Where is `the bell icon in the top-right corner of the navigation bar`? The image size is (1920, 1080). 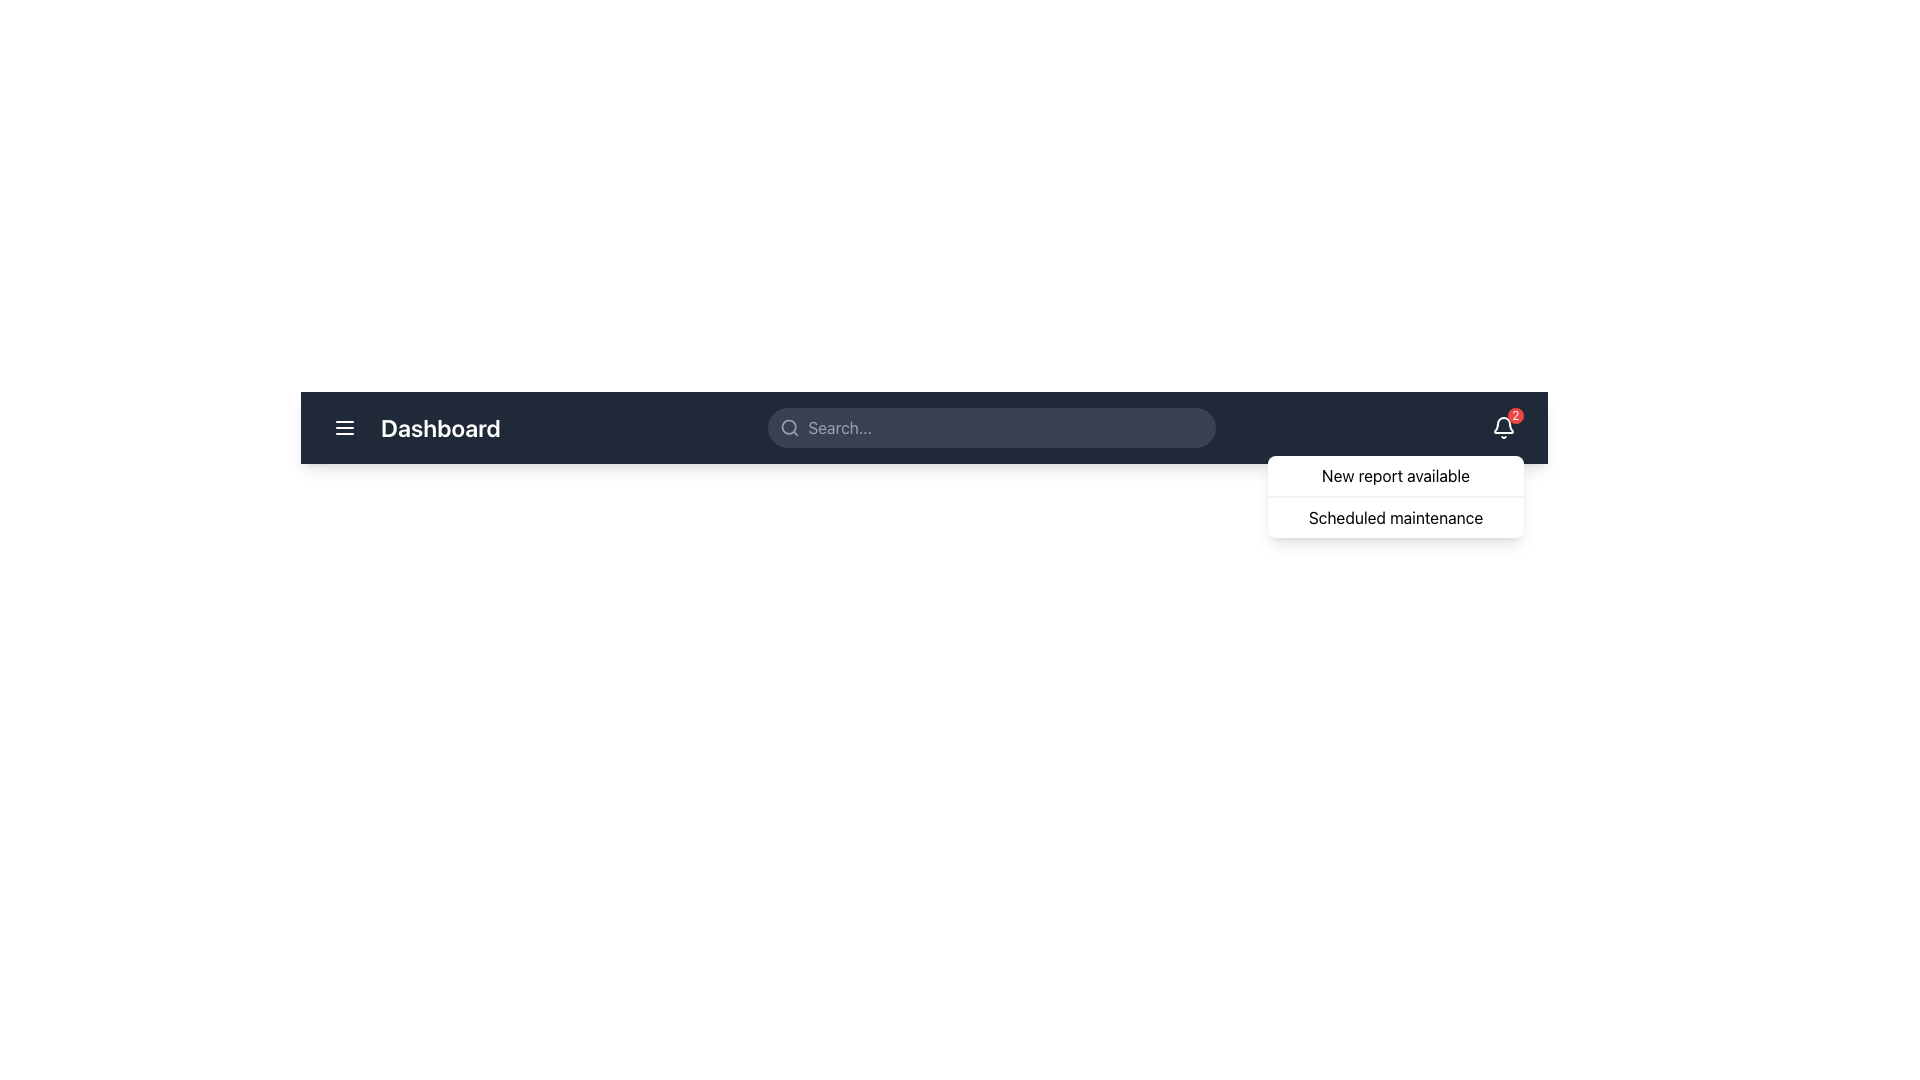 the bell icon in the top-right corner of the navigation bar is located at coordinates (1503, 427).